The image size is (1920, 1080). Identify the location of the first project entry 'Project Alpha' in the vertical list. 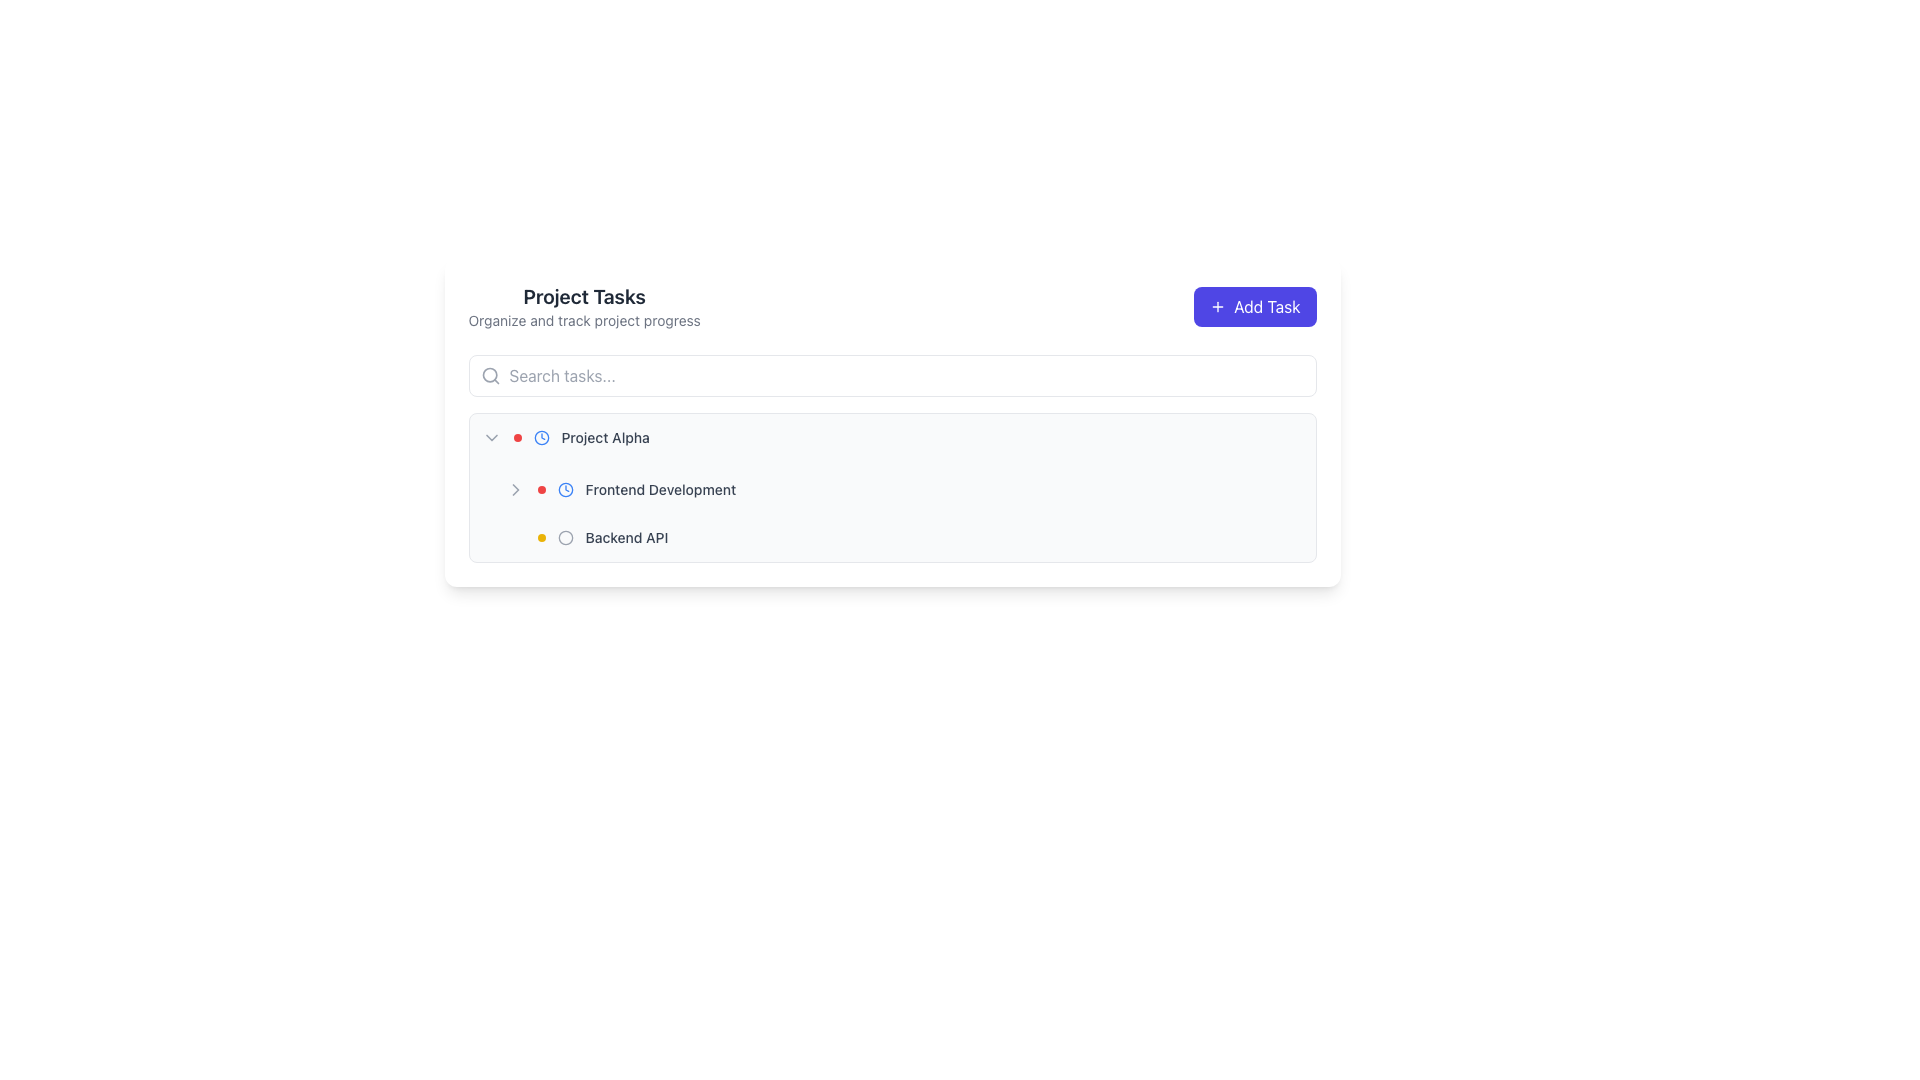
(880, 437).